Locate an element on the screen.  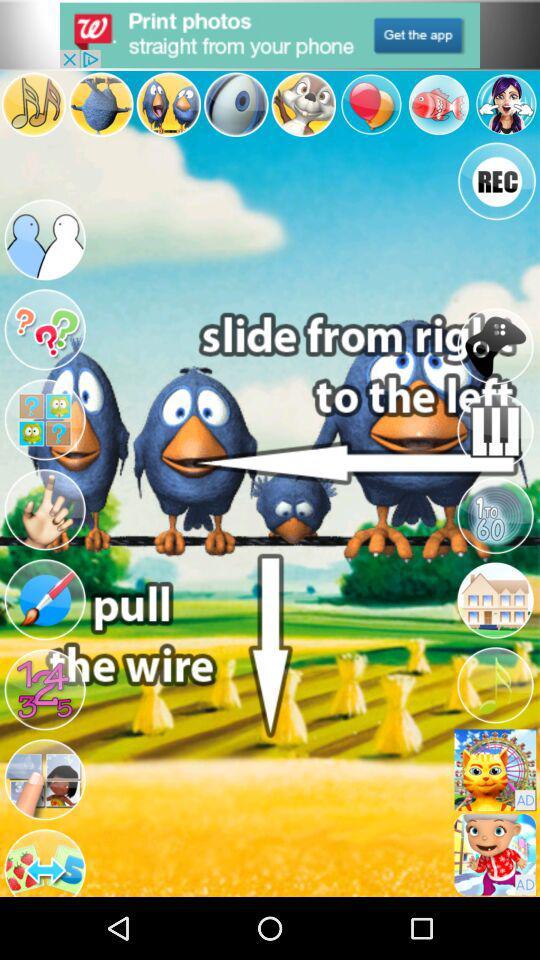
the settings icon is located at coordinates (437, 111).